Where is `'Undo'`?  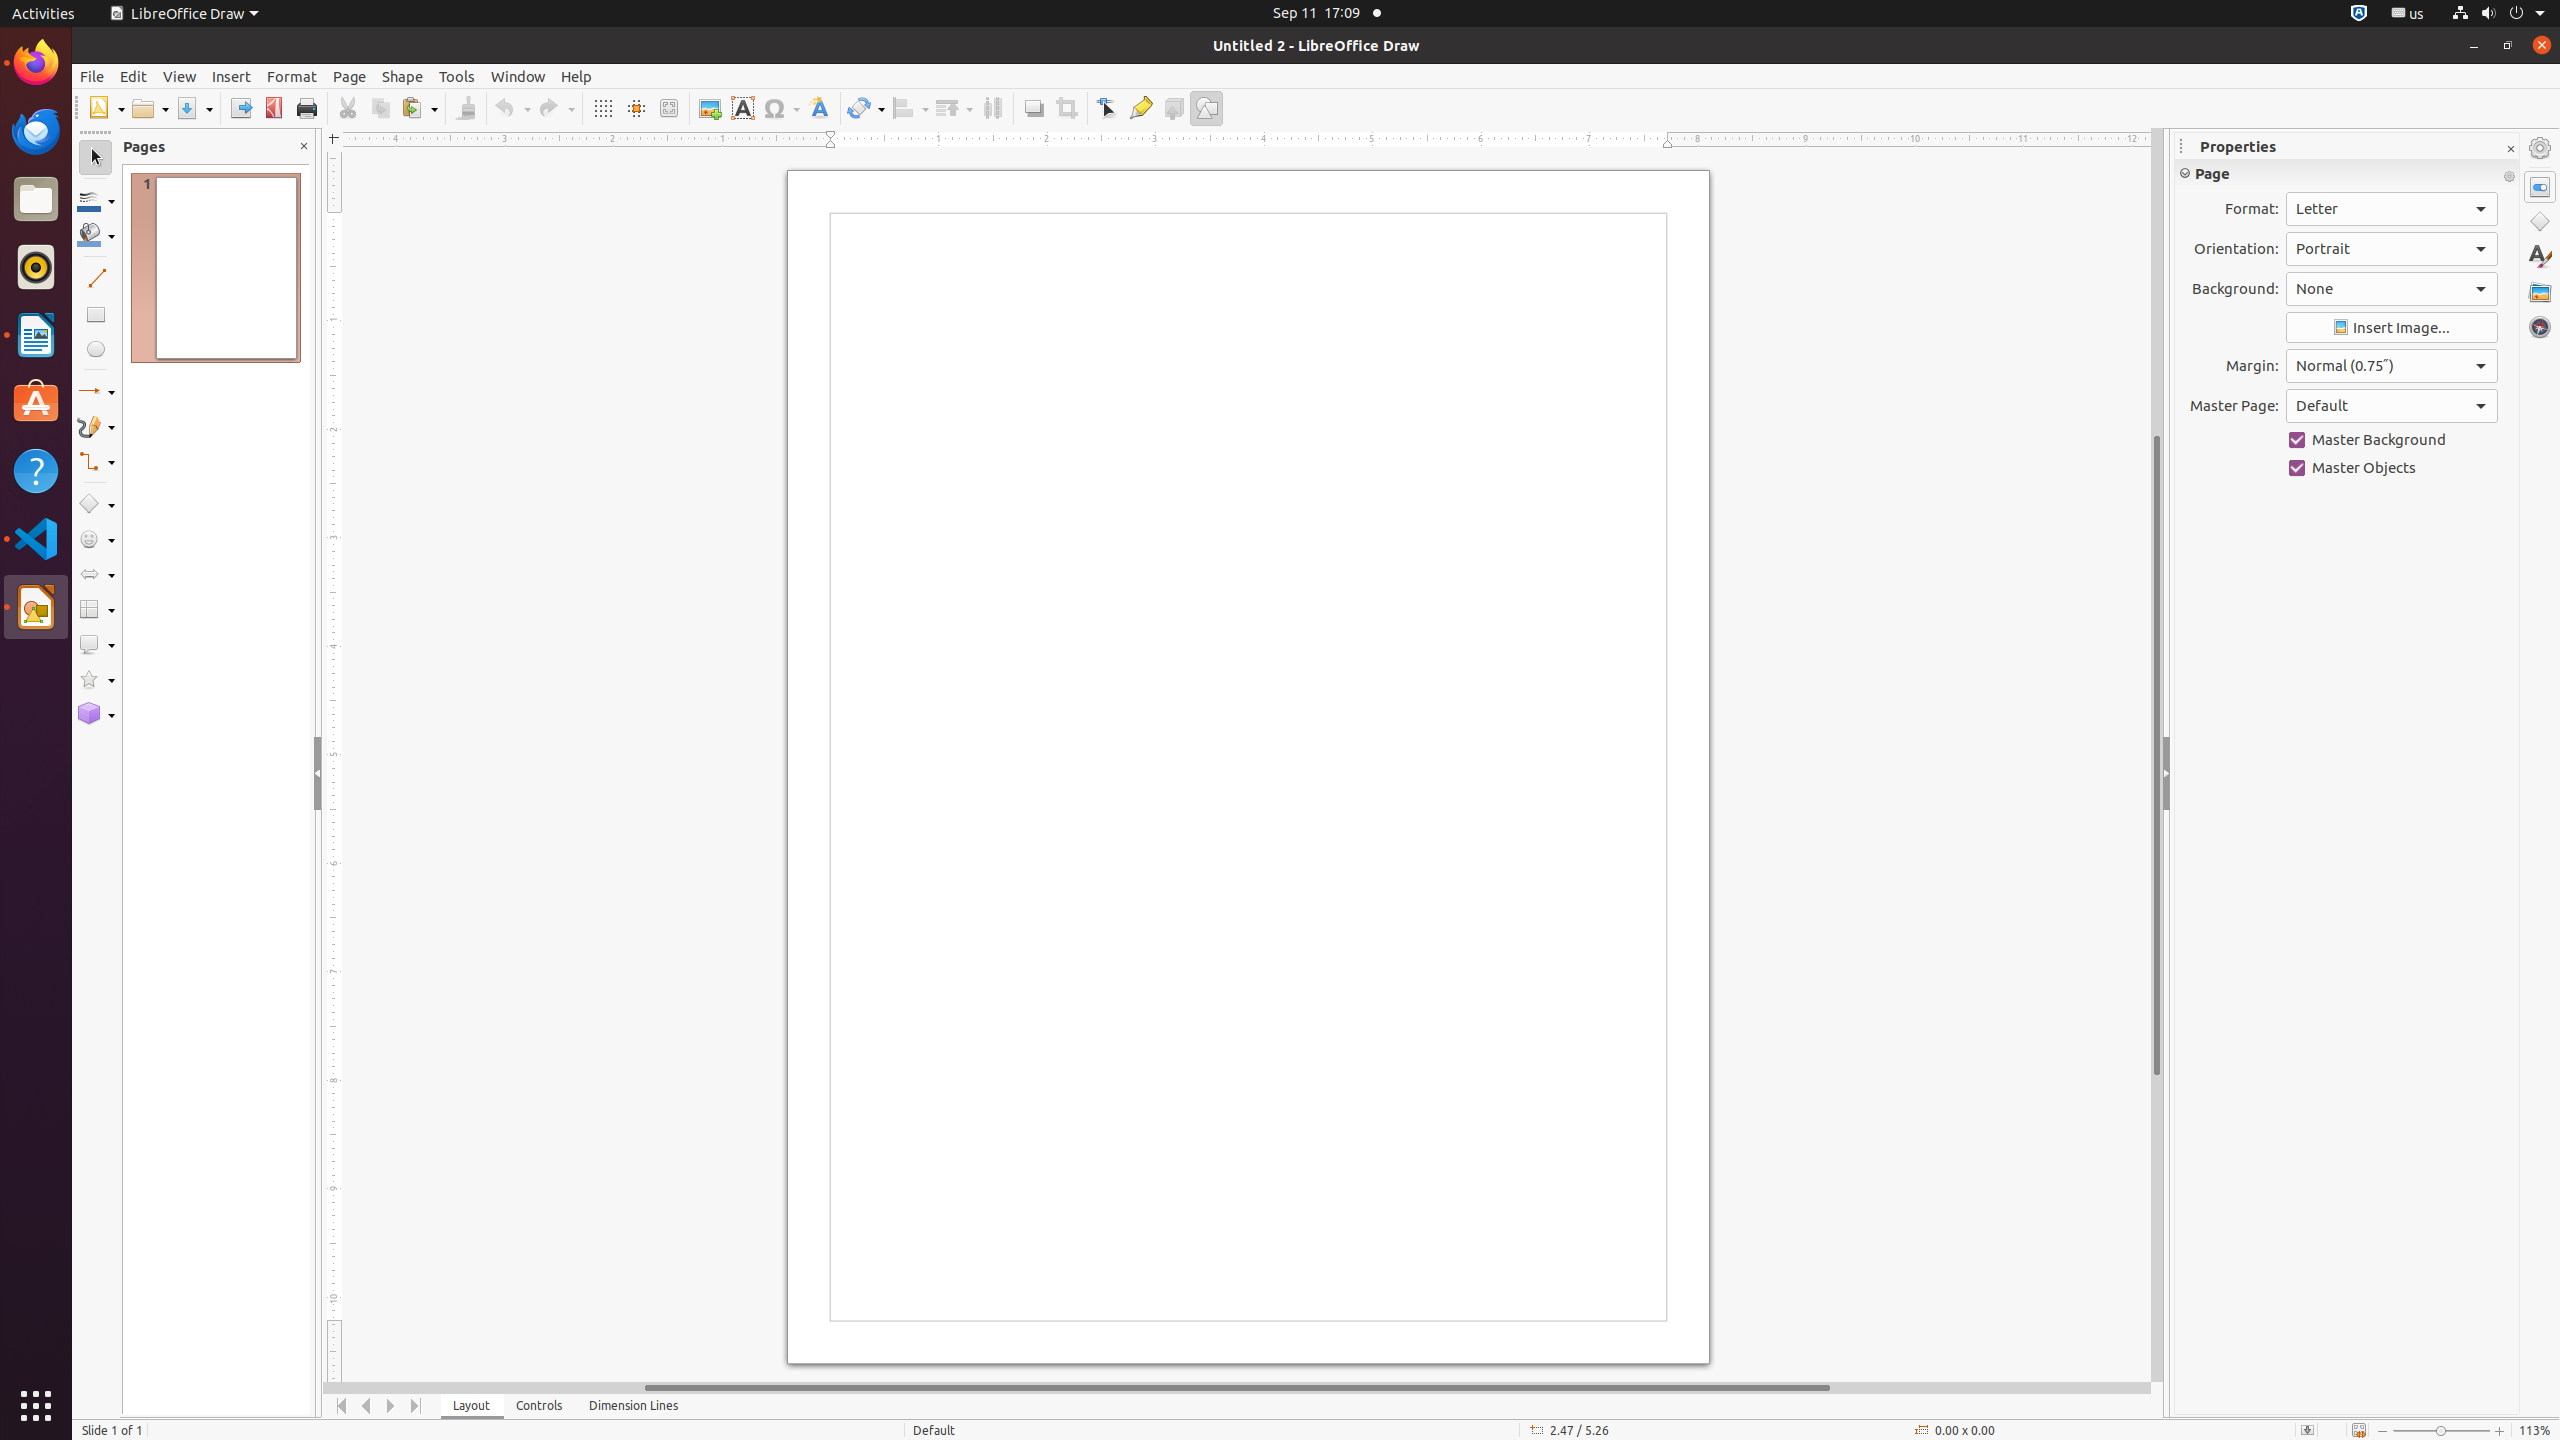
'Undo' is located at coordinates (511, 107).